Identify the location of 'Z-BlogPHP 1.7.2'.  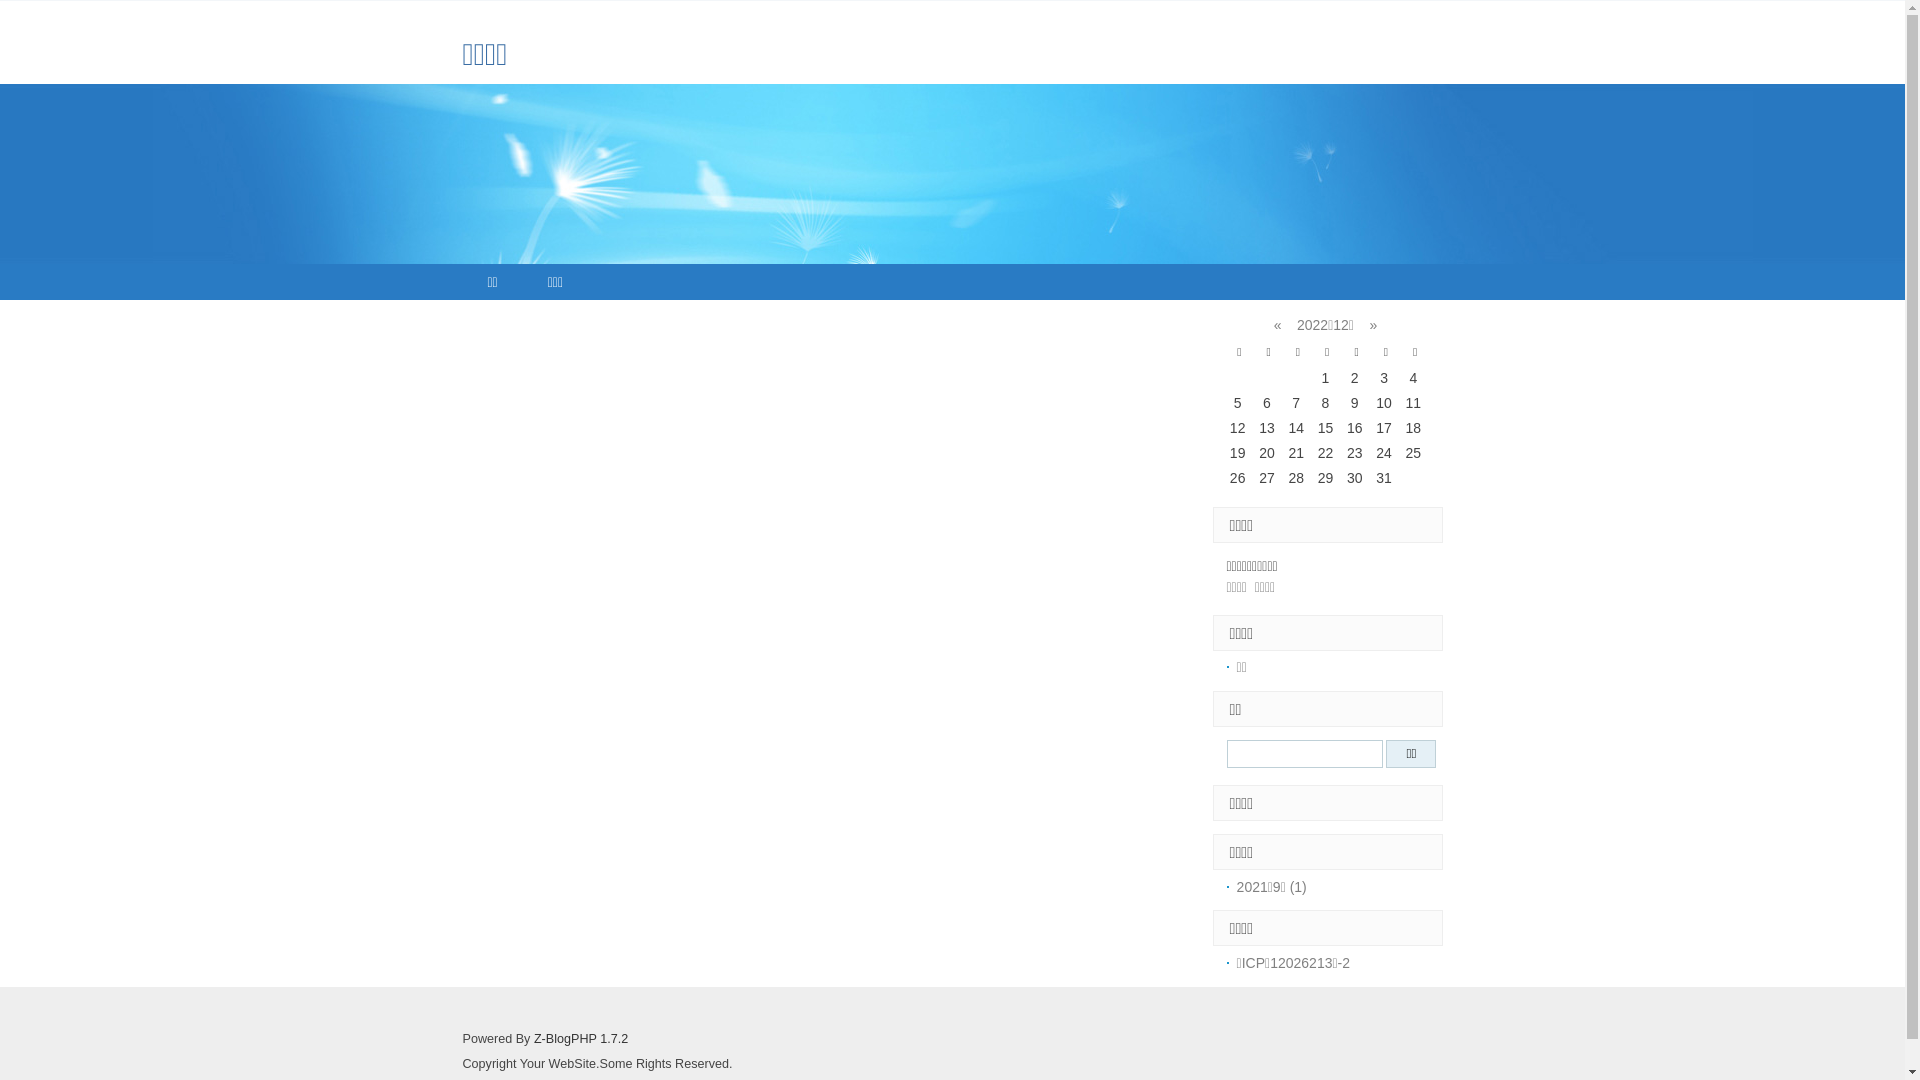
(579, 1037).